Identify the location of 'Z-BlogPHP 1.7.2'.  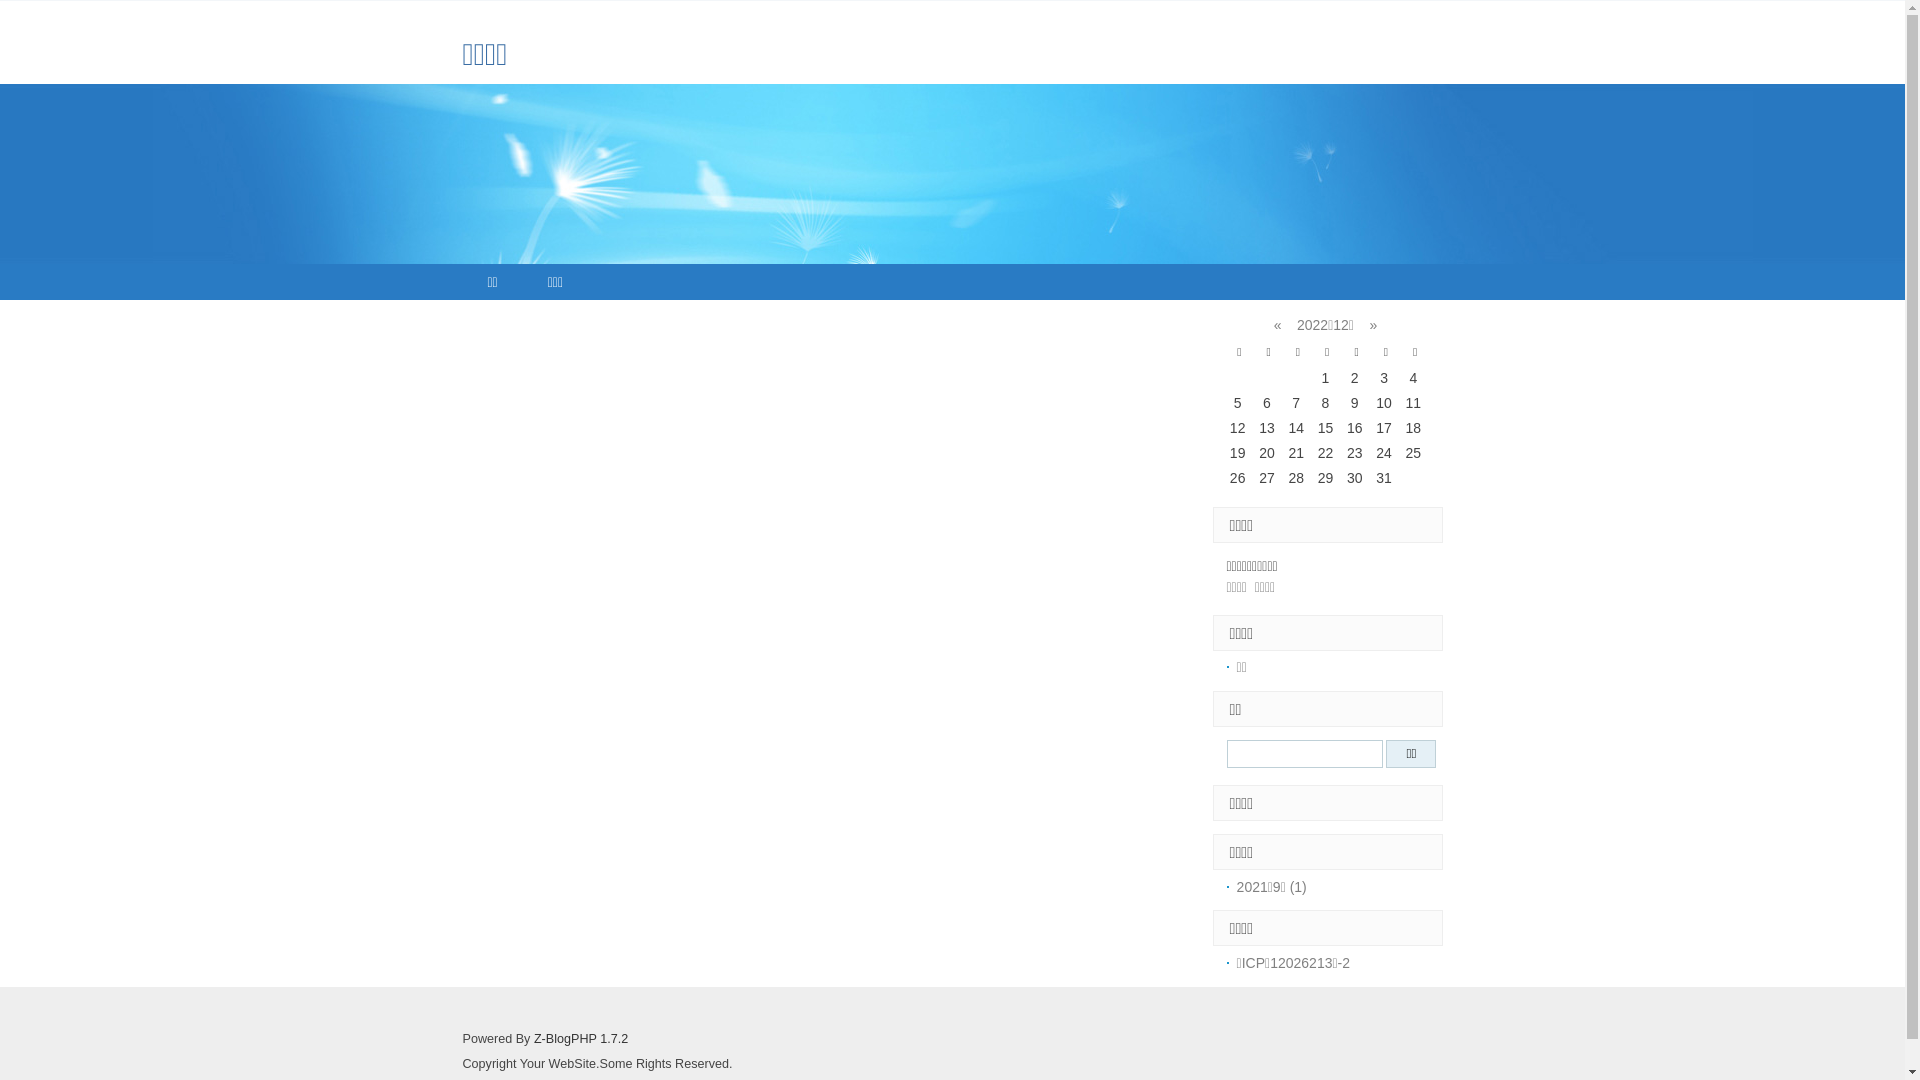
(579, 1037).